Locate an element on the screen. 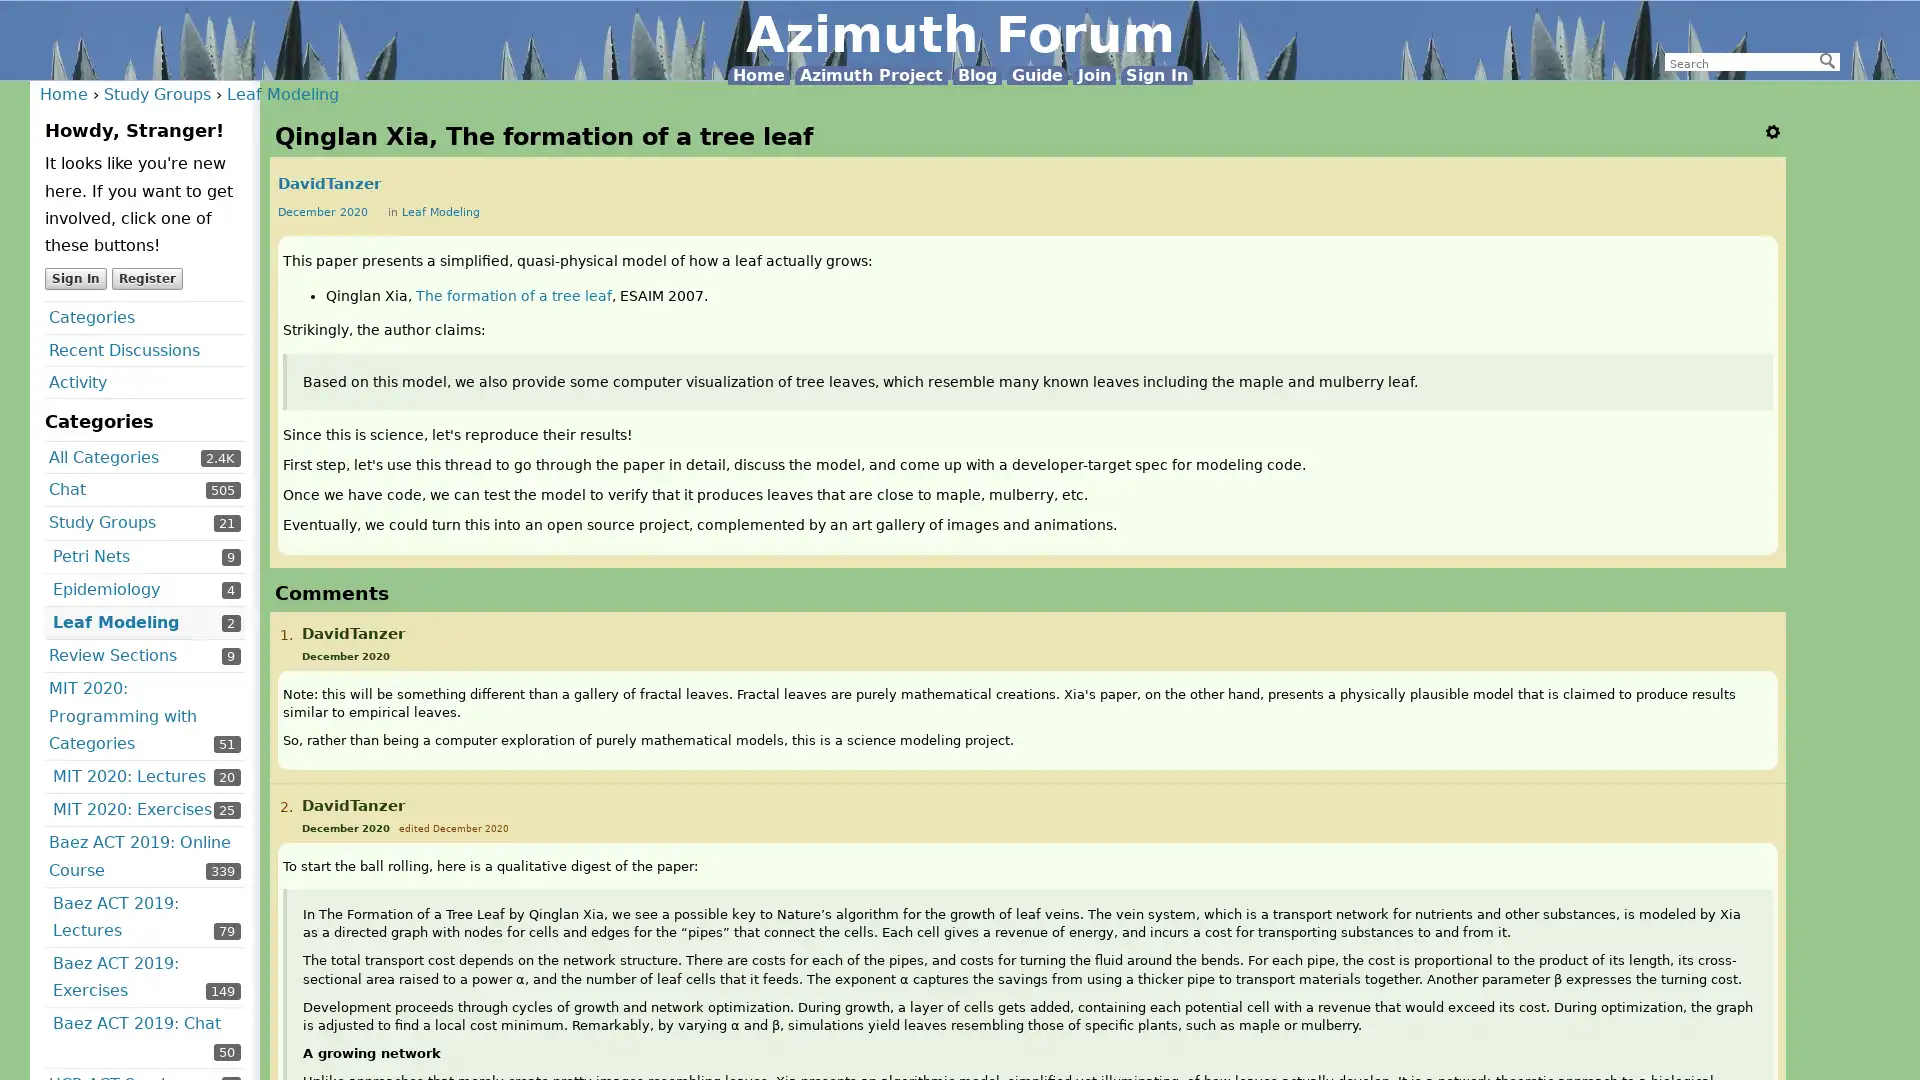 The width and height of the screenshot is (1920, 1080). Go is located at coordinates (1828, 60).